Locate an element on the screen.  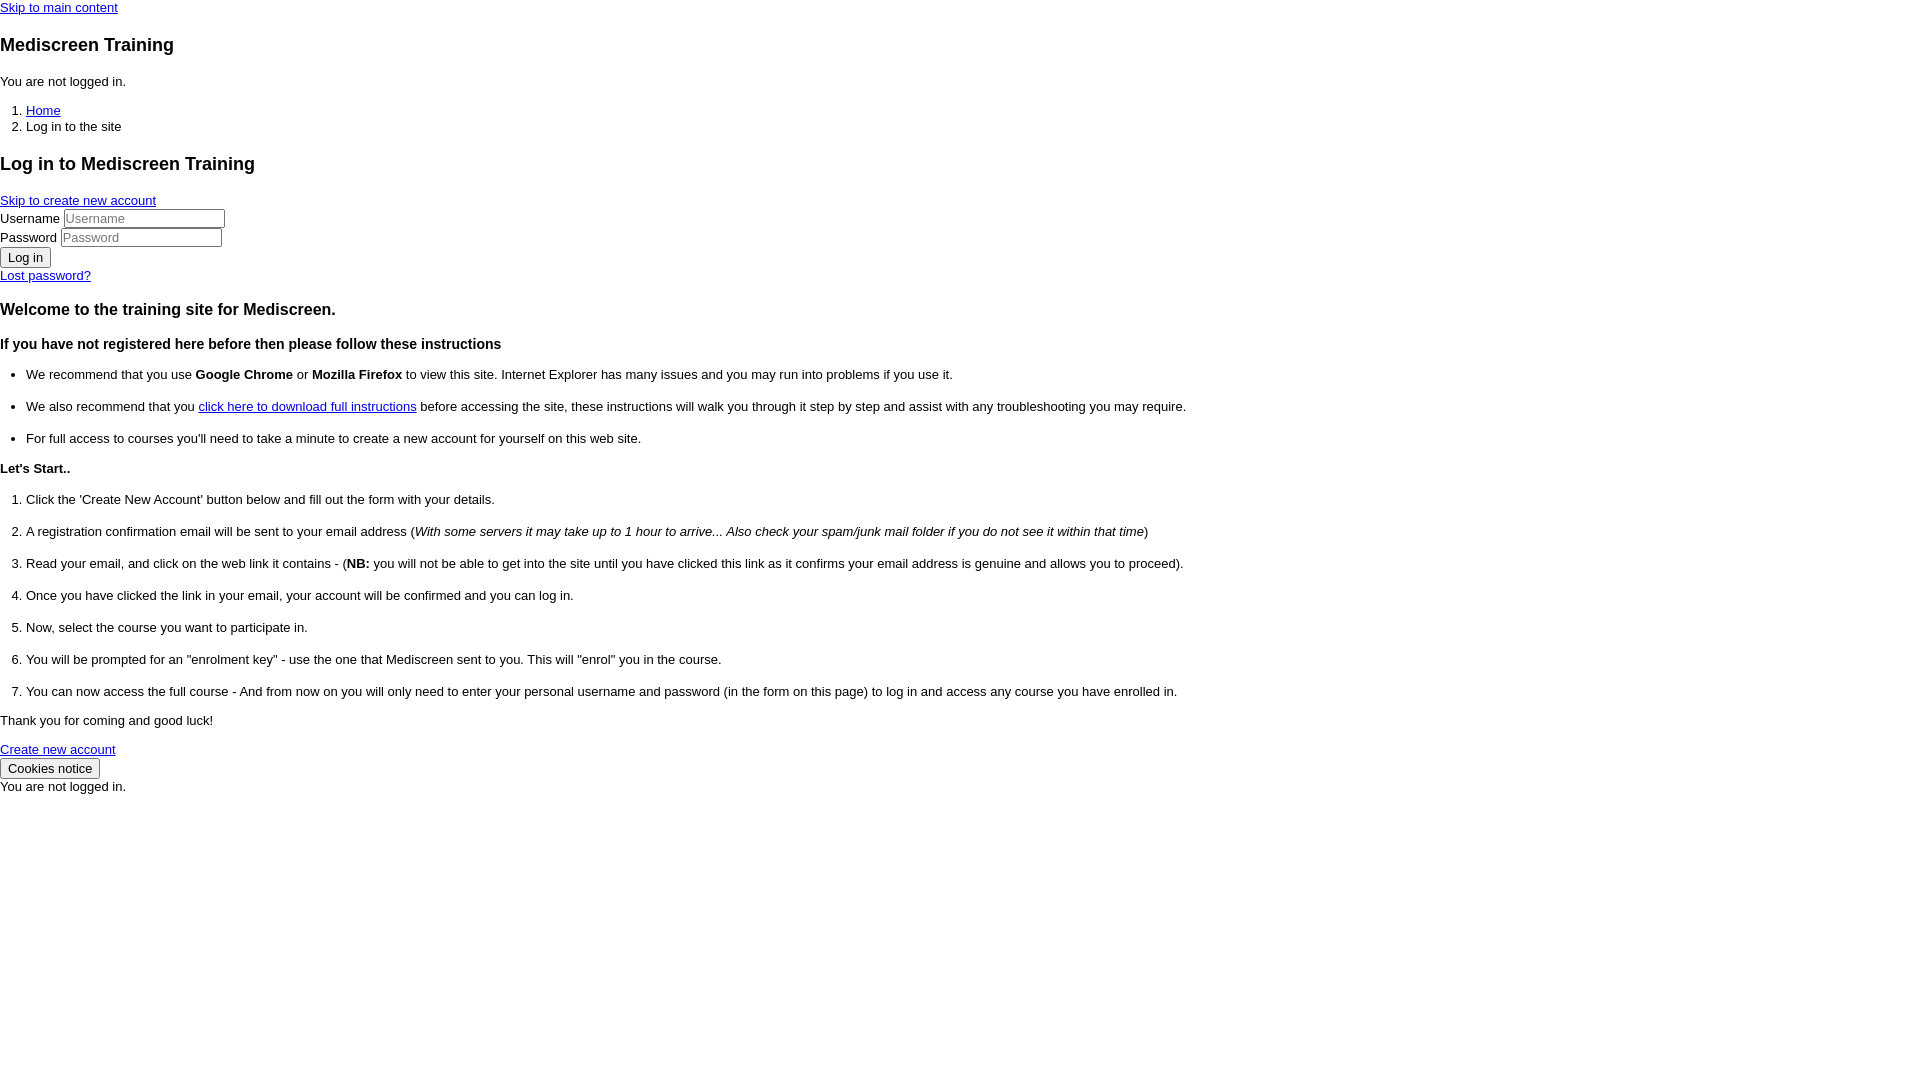
'Cookies notice' is located at coordinates (0, 767).